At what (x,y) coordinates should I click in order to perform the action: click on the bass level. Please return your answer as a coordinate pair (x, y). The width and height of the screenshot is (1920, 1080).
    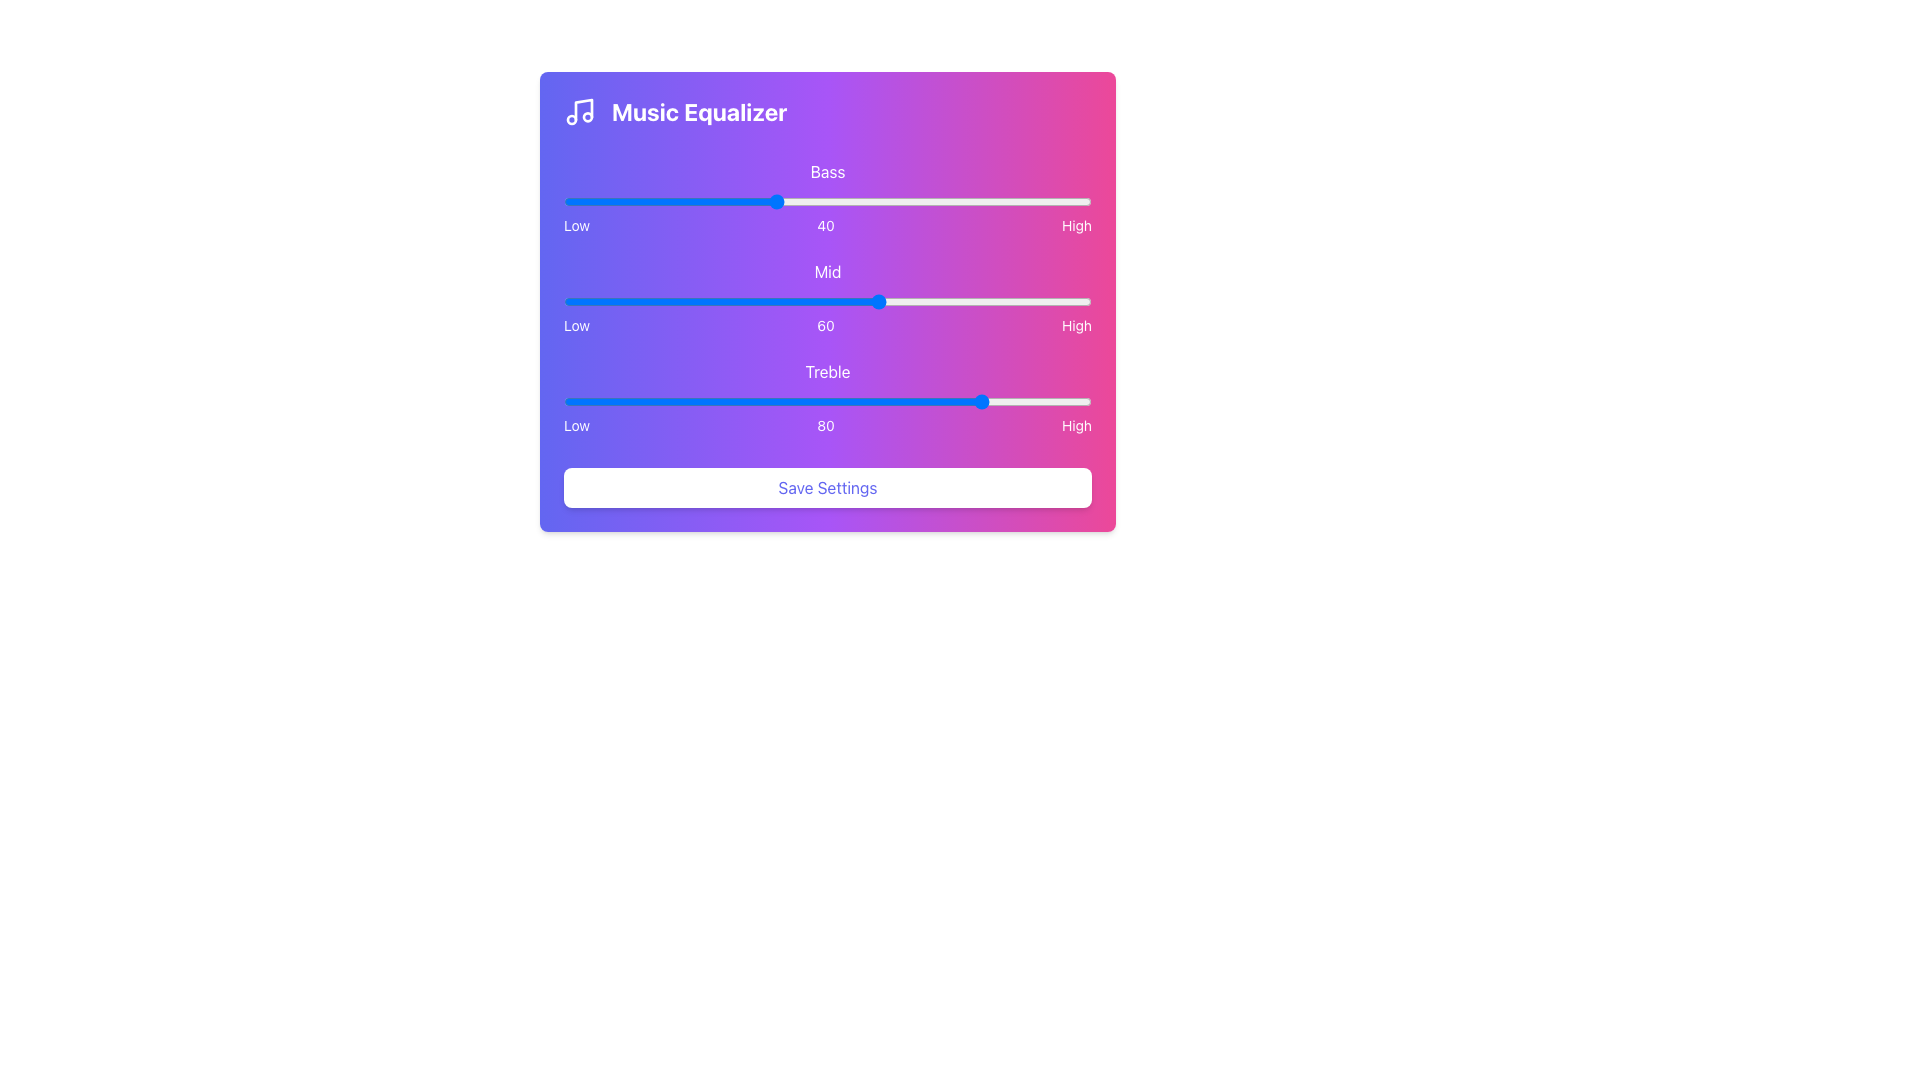
    Looking at the image, I should click on (986, 201).